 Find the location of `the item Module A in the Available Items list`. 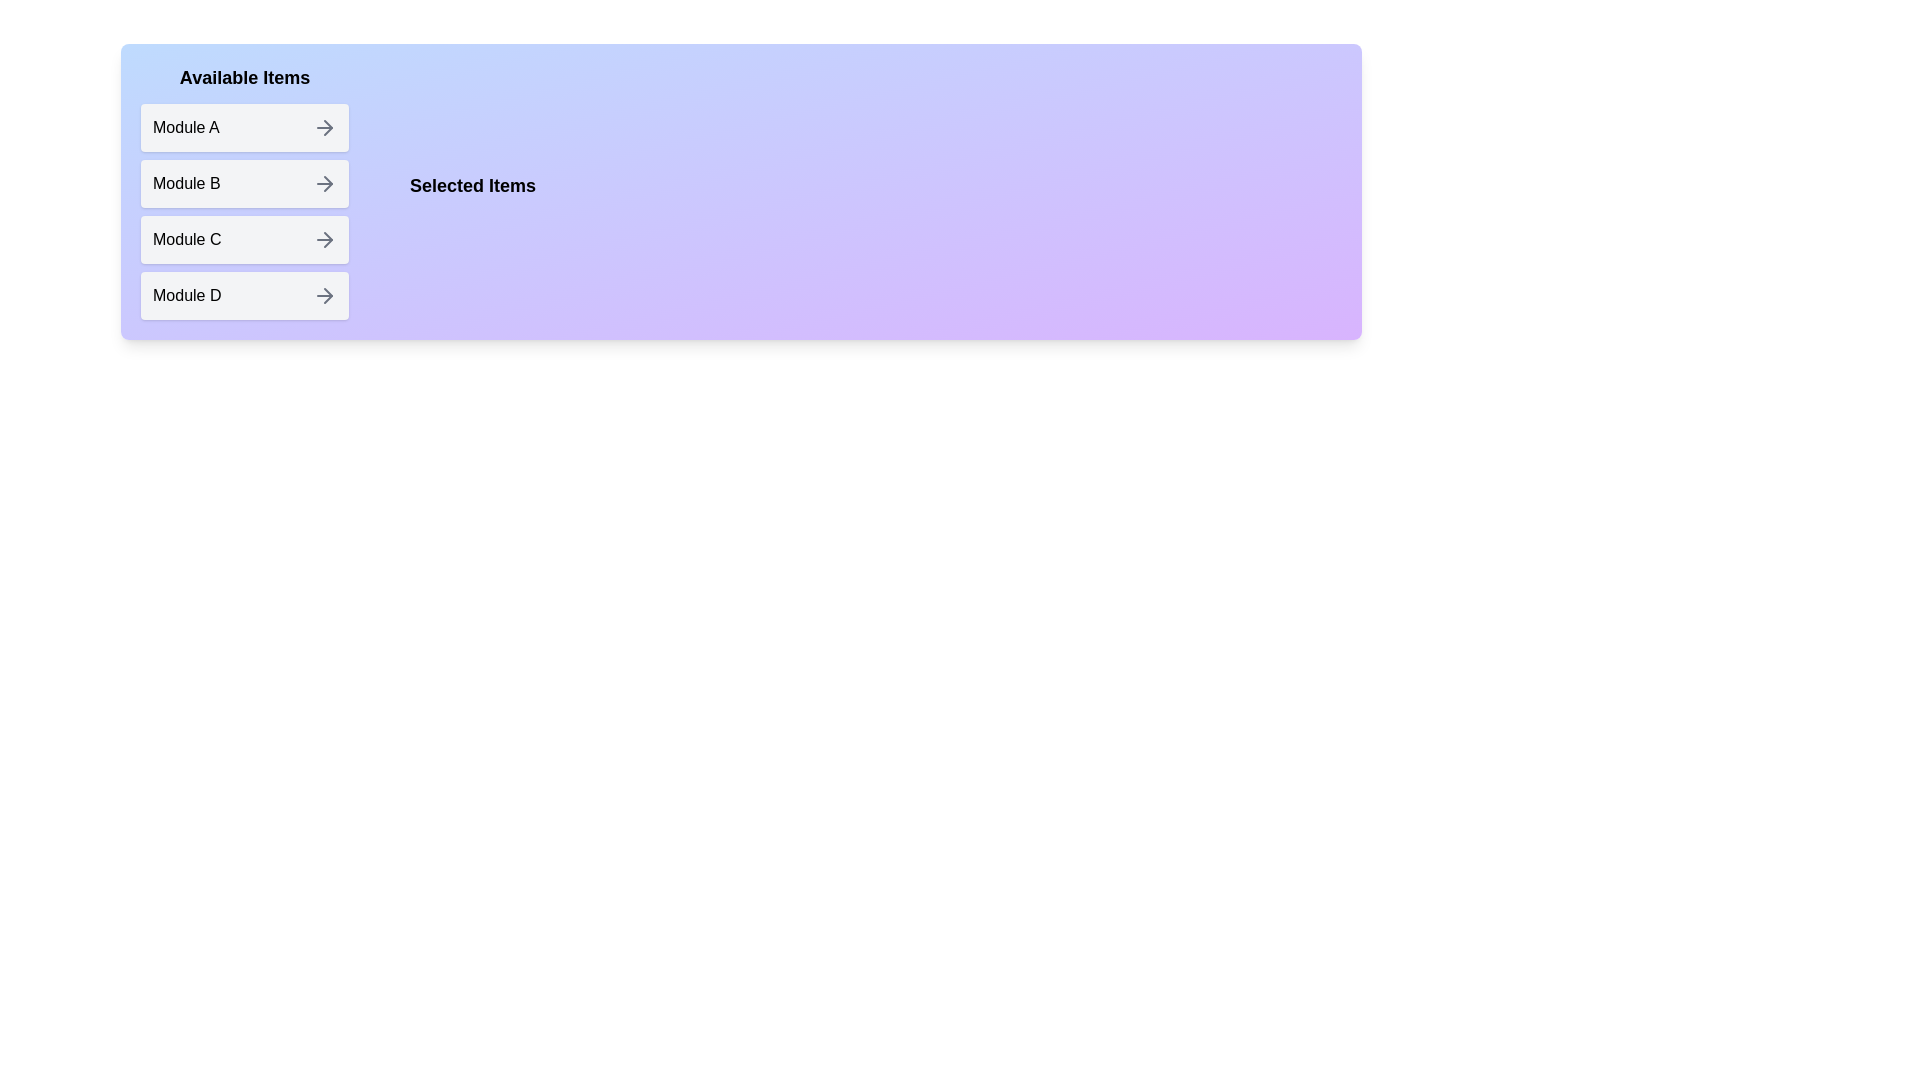

the item Module A in the Available Items list is located at coordinates (243, 127).